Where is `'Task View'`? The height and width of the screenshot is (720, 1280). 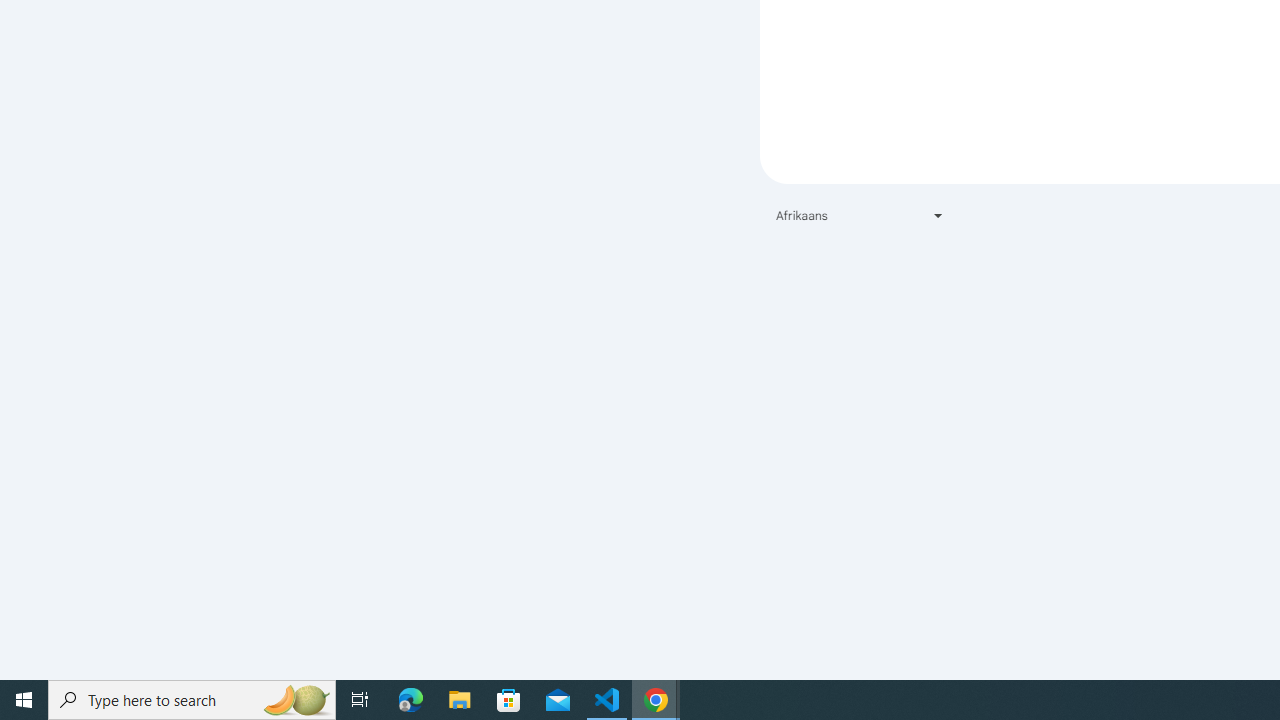 'Task View' is located at coordinates (359, 698).